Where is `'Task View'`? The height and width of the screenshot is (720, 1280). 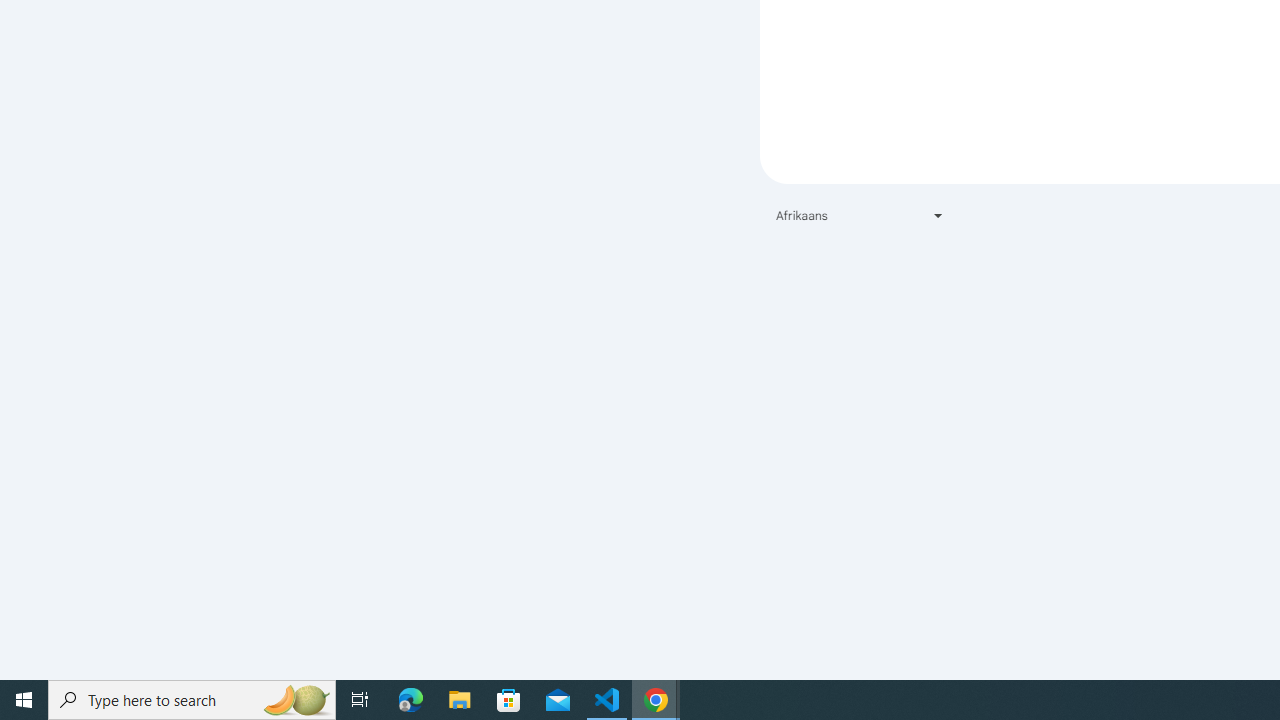 'Task View' is located at coordinates (359, 698).